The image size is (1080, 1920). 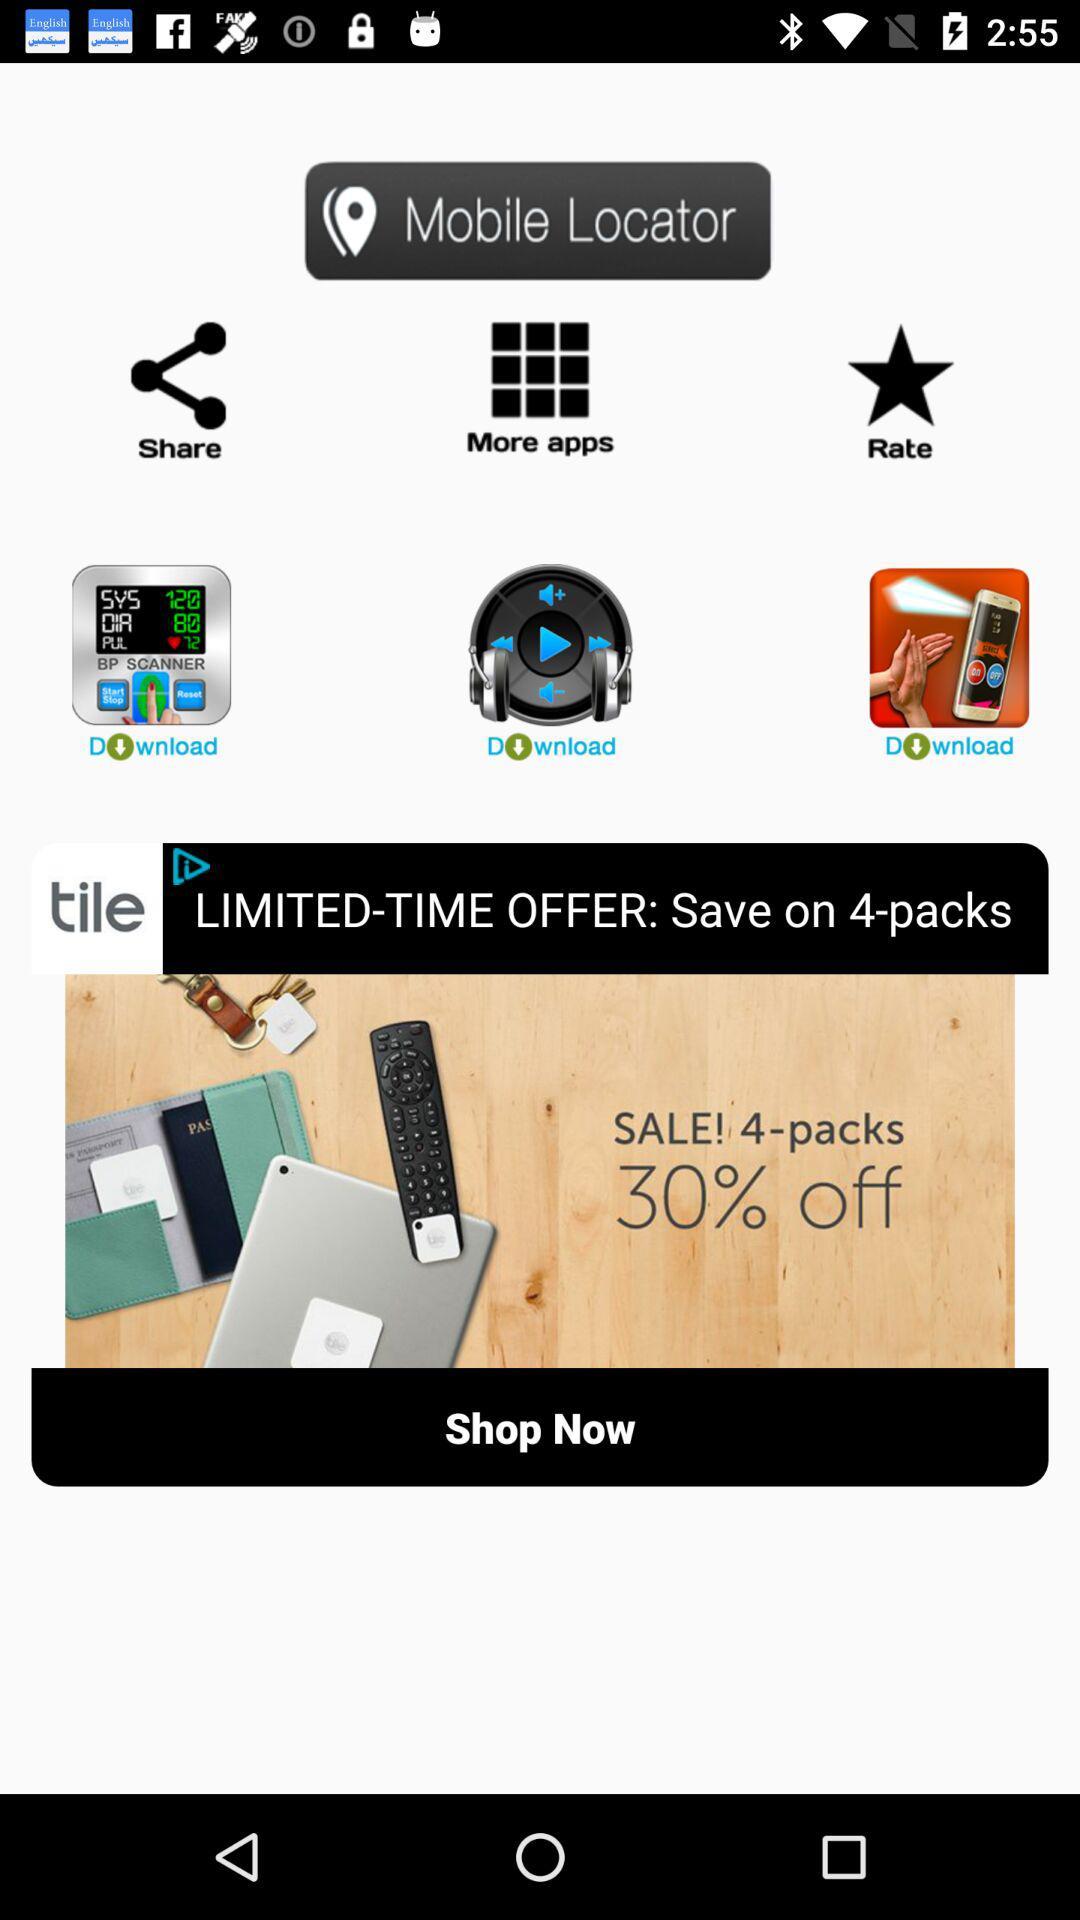 What do you see at coordinates (938, 653) in the screenshot?
I see `the item above the limited time offer icon` at bounding box center [938, 653].